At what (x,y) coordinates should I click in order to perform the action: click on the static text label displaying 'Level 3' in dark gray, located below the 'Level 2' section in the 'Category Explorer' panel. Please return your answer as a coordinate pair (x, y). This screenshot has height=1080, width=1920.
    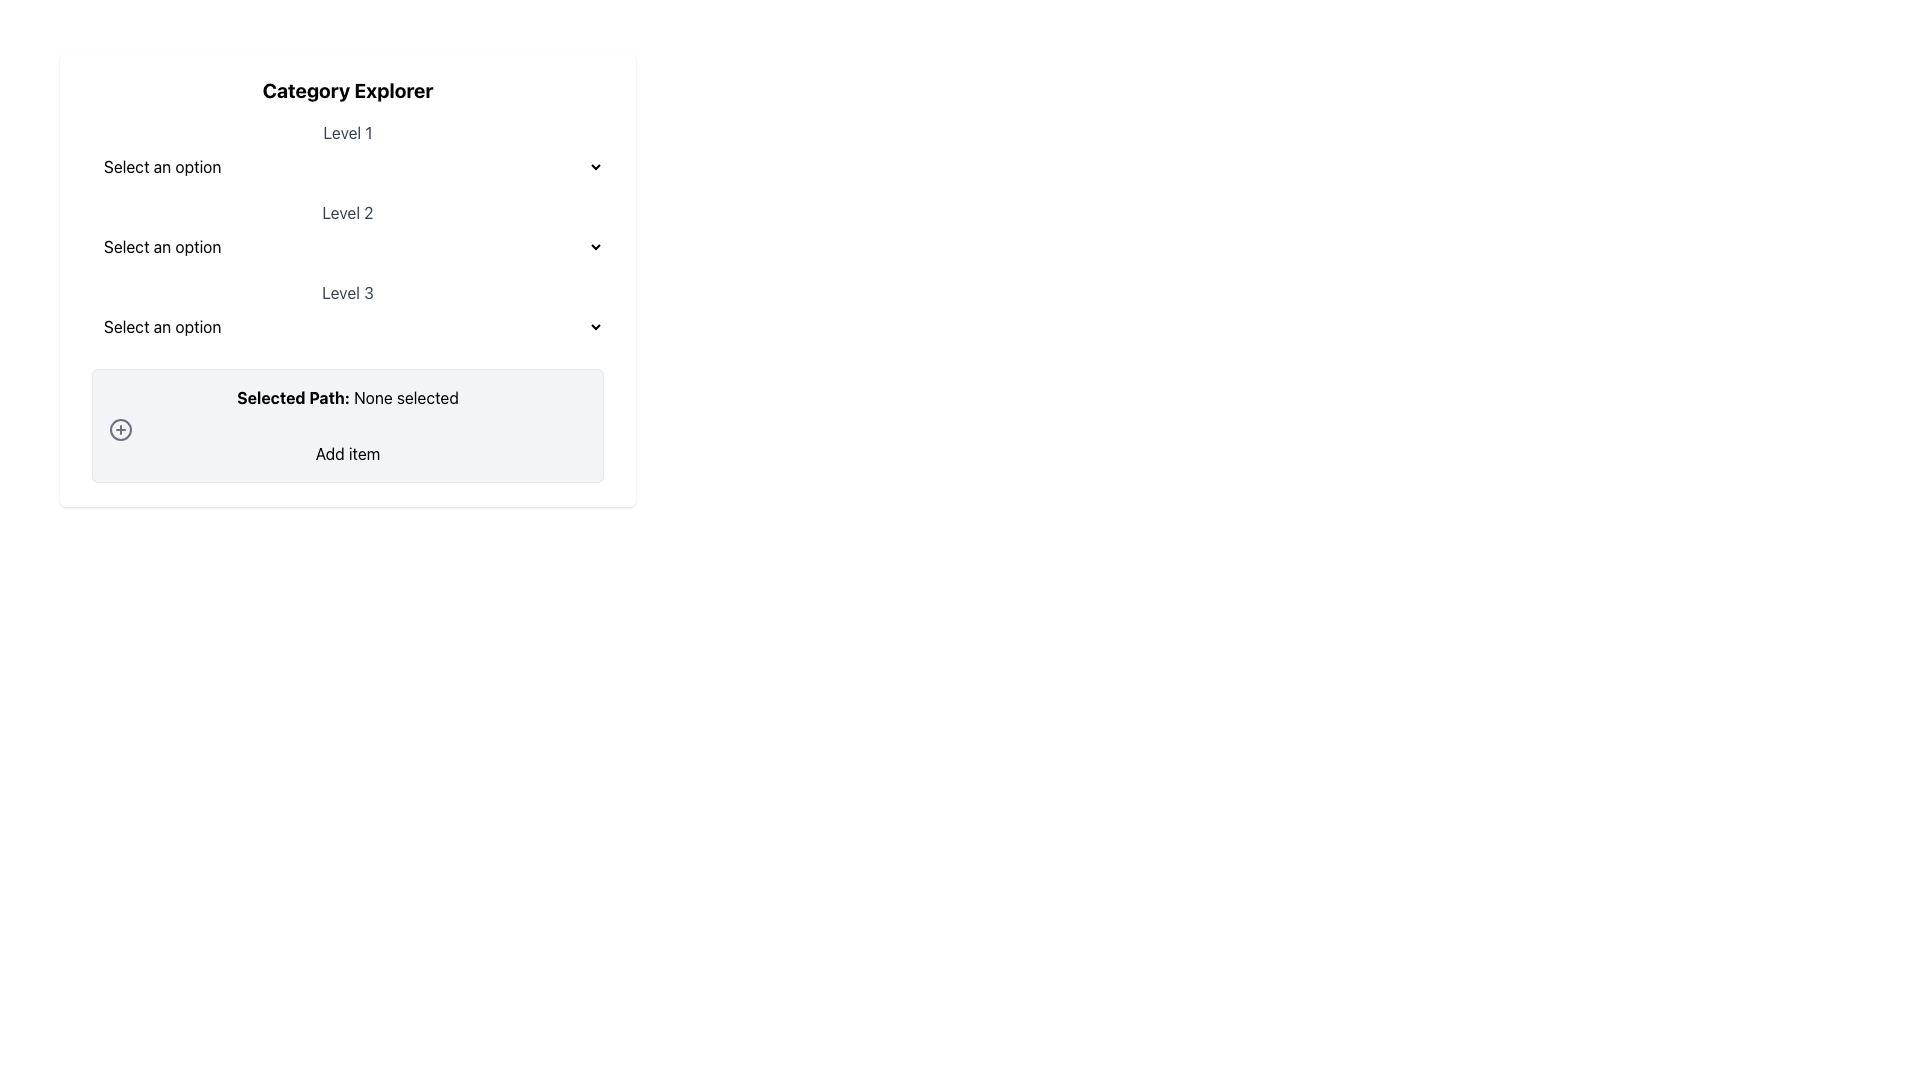
    Looking at the image, I should click on (347, 293).